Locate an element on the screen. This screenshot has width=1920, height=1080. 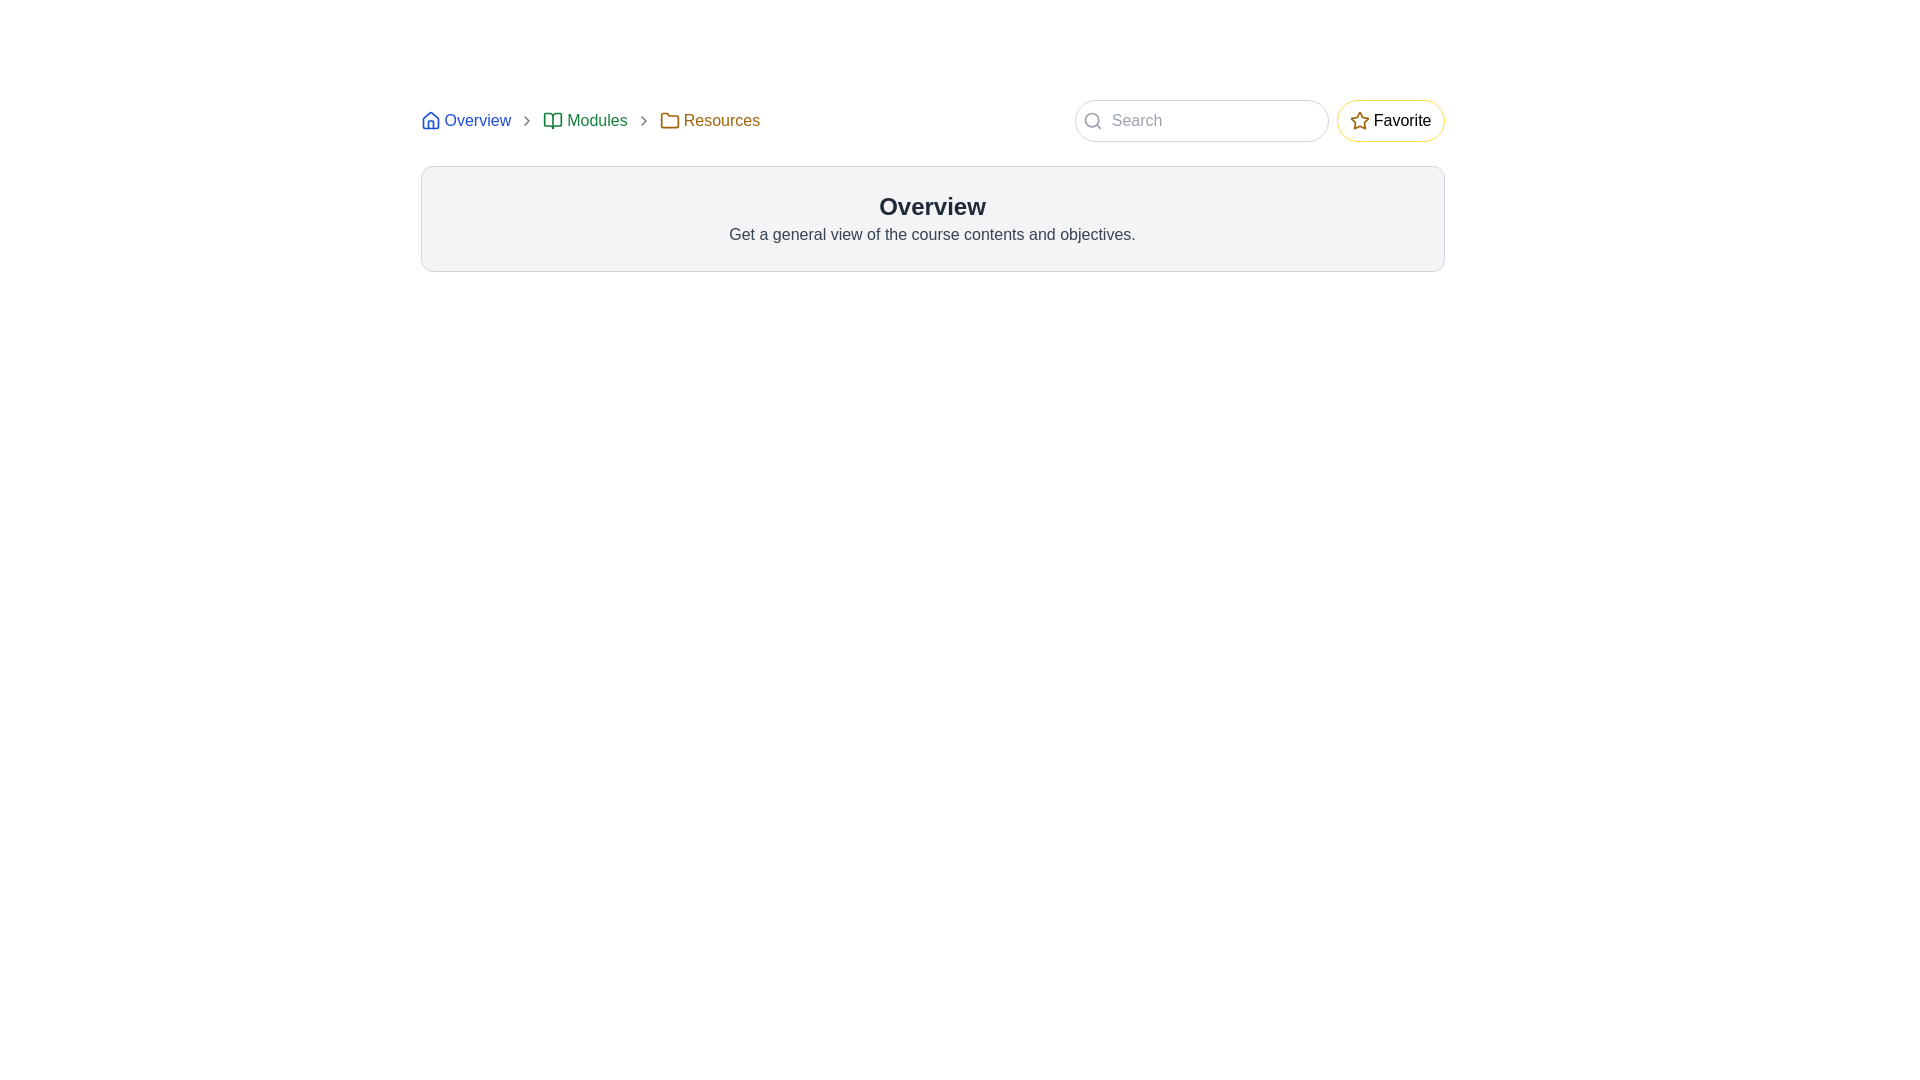
the folder icon in the breadcrumb navigation bar, which is light brown and positioned between the 'Modules' and 'Resources' text is located at coordinates (669, 120).